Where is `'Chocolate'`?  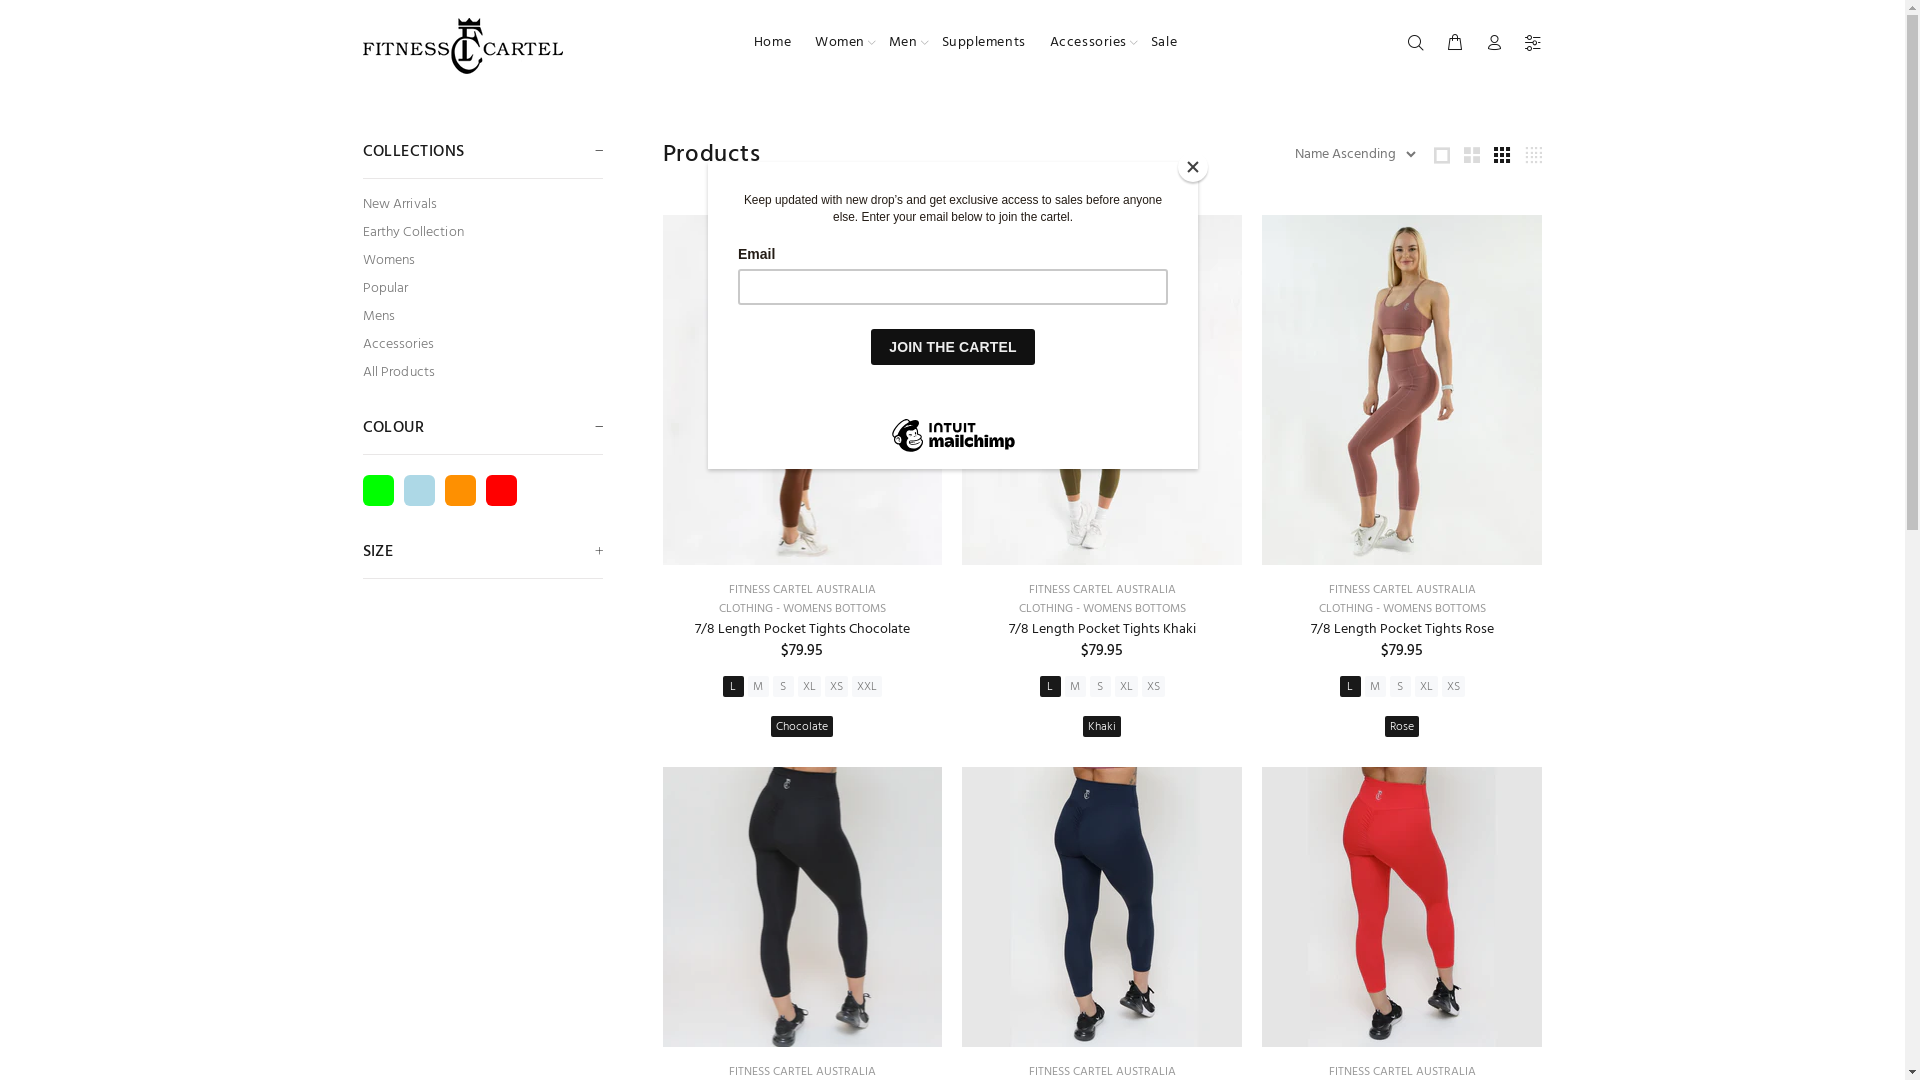 'Chocolate' is located at coordinates (770, 726).